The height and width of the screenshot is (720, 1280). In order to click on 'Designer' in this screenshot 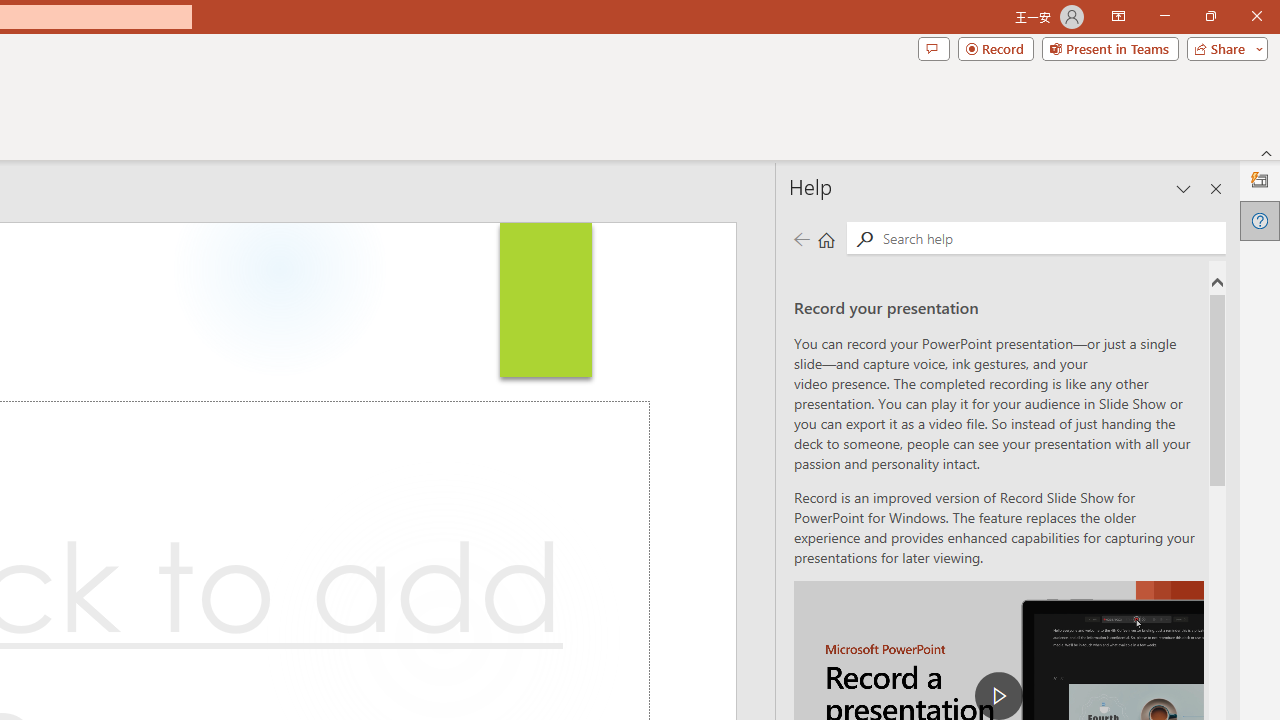, I will do `click(1259, 181)`.